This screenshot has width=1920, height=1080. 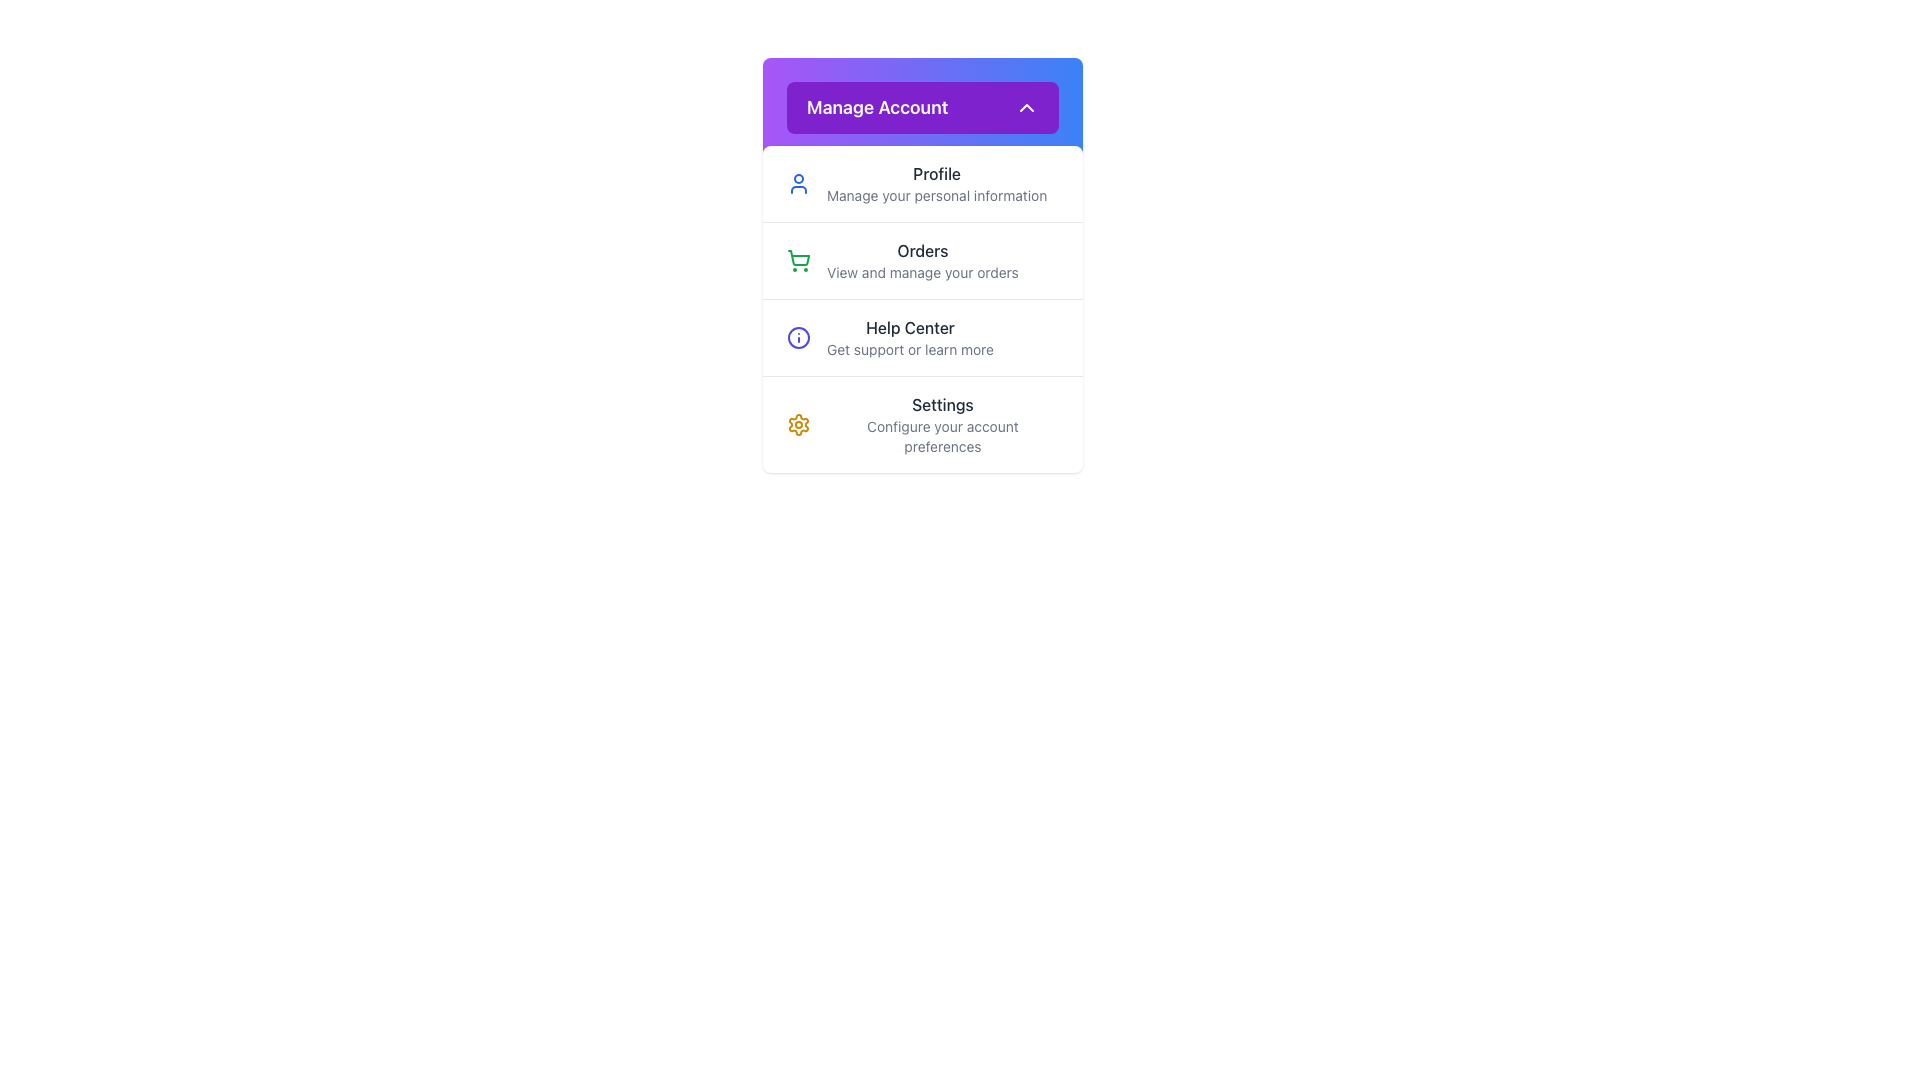 I want to click on the informational text label that provides context about the 'Help Center' section, positioned below the heading, so click(x=909, y=349).